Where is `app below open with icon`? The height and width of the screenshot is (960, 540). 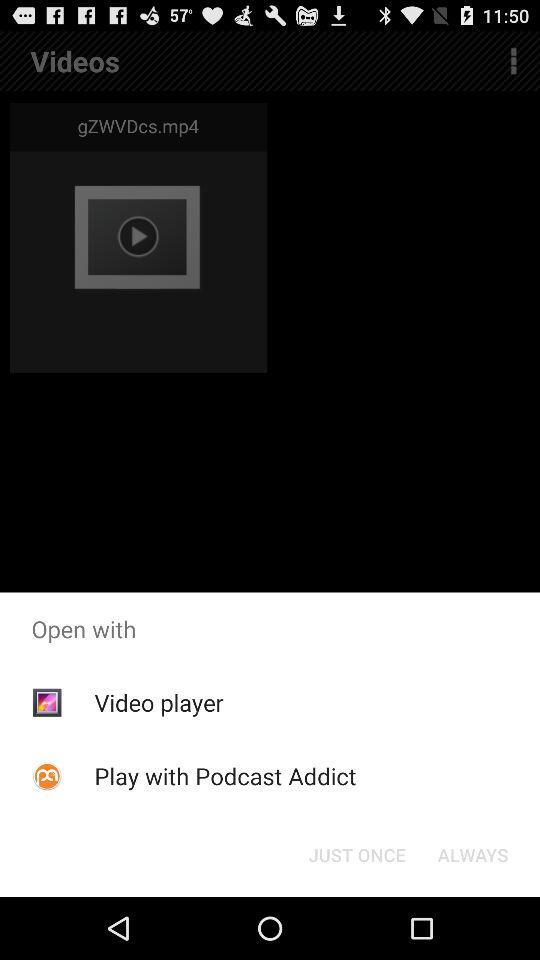
app below open with icon is located at coordinates (472, 853).